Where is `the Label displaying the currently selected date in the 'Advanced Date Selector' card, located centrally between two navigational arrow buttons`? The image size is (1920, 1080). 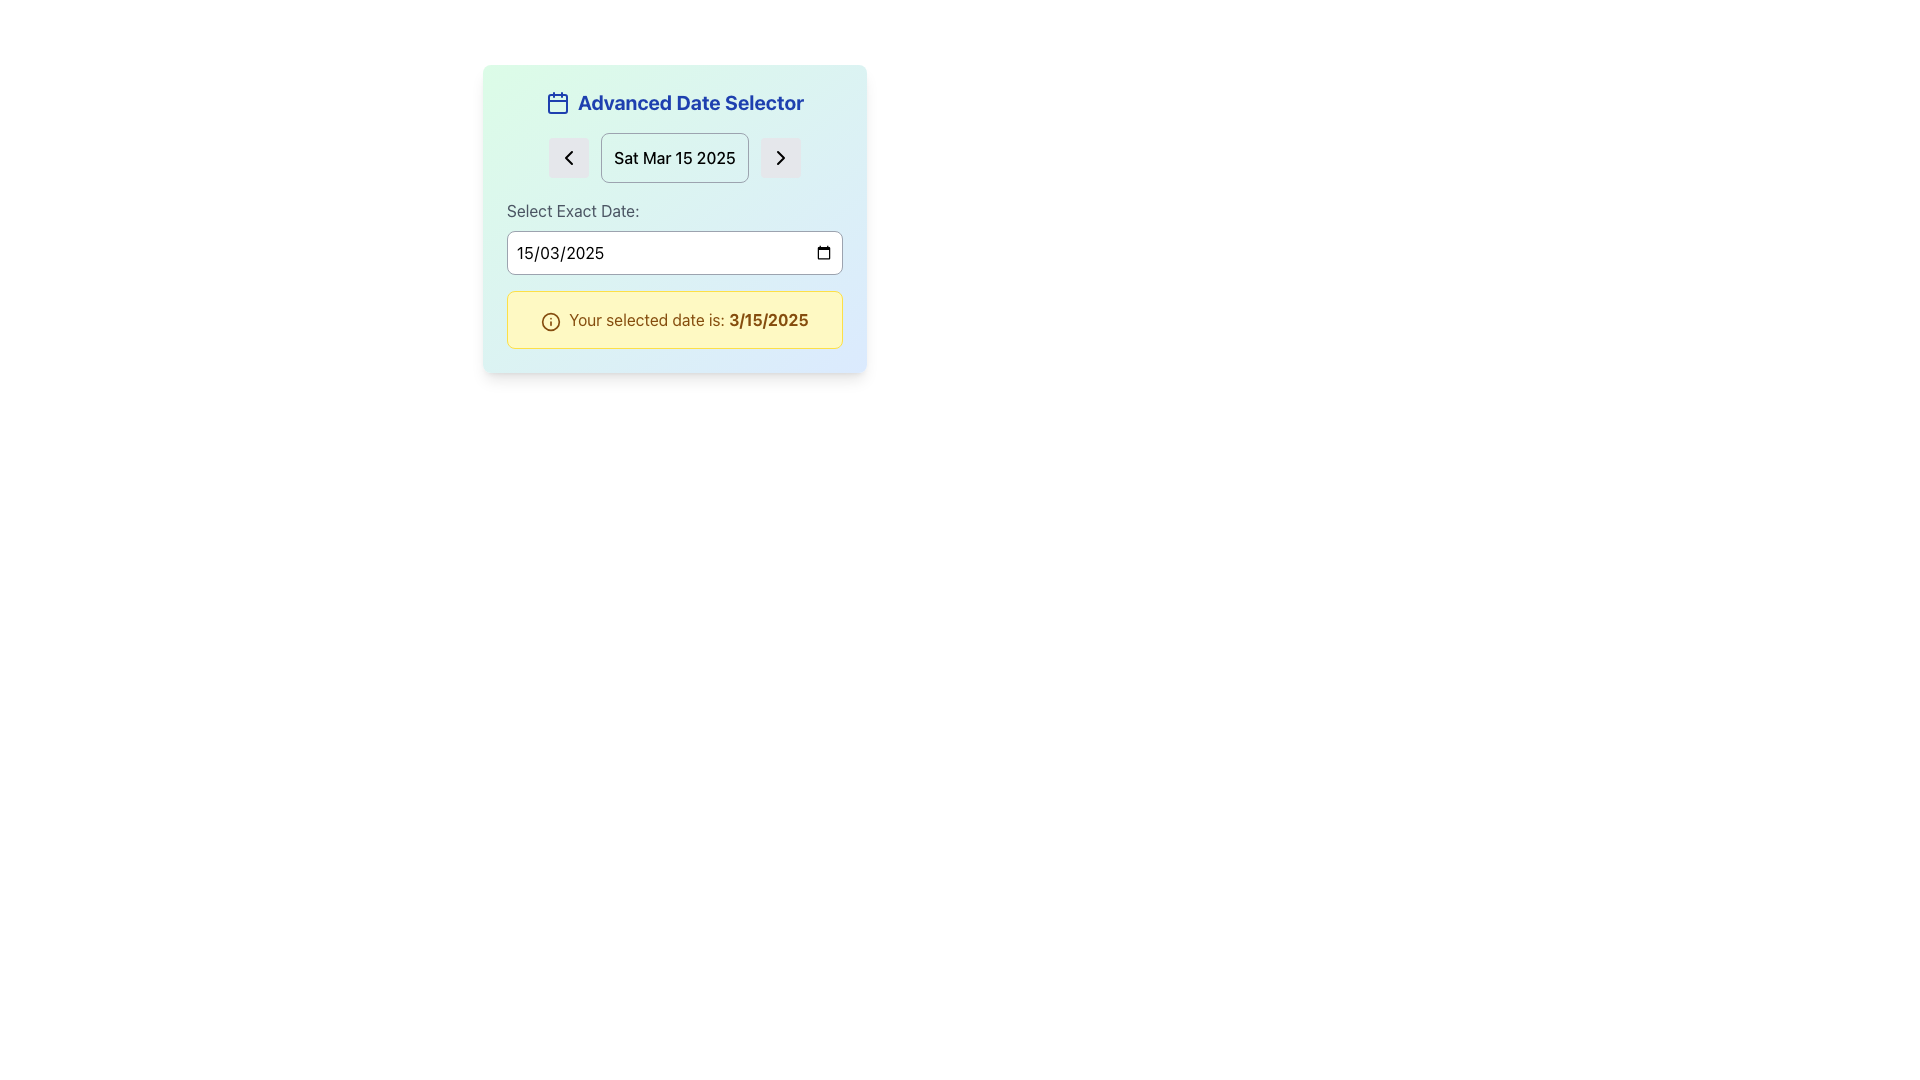
the Label displaying the currently selected date in the 'Advanced Date Selector' card, located centrally between two navigational arrow buttons is located at coordinates (675, 157).